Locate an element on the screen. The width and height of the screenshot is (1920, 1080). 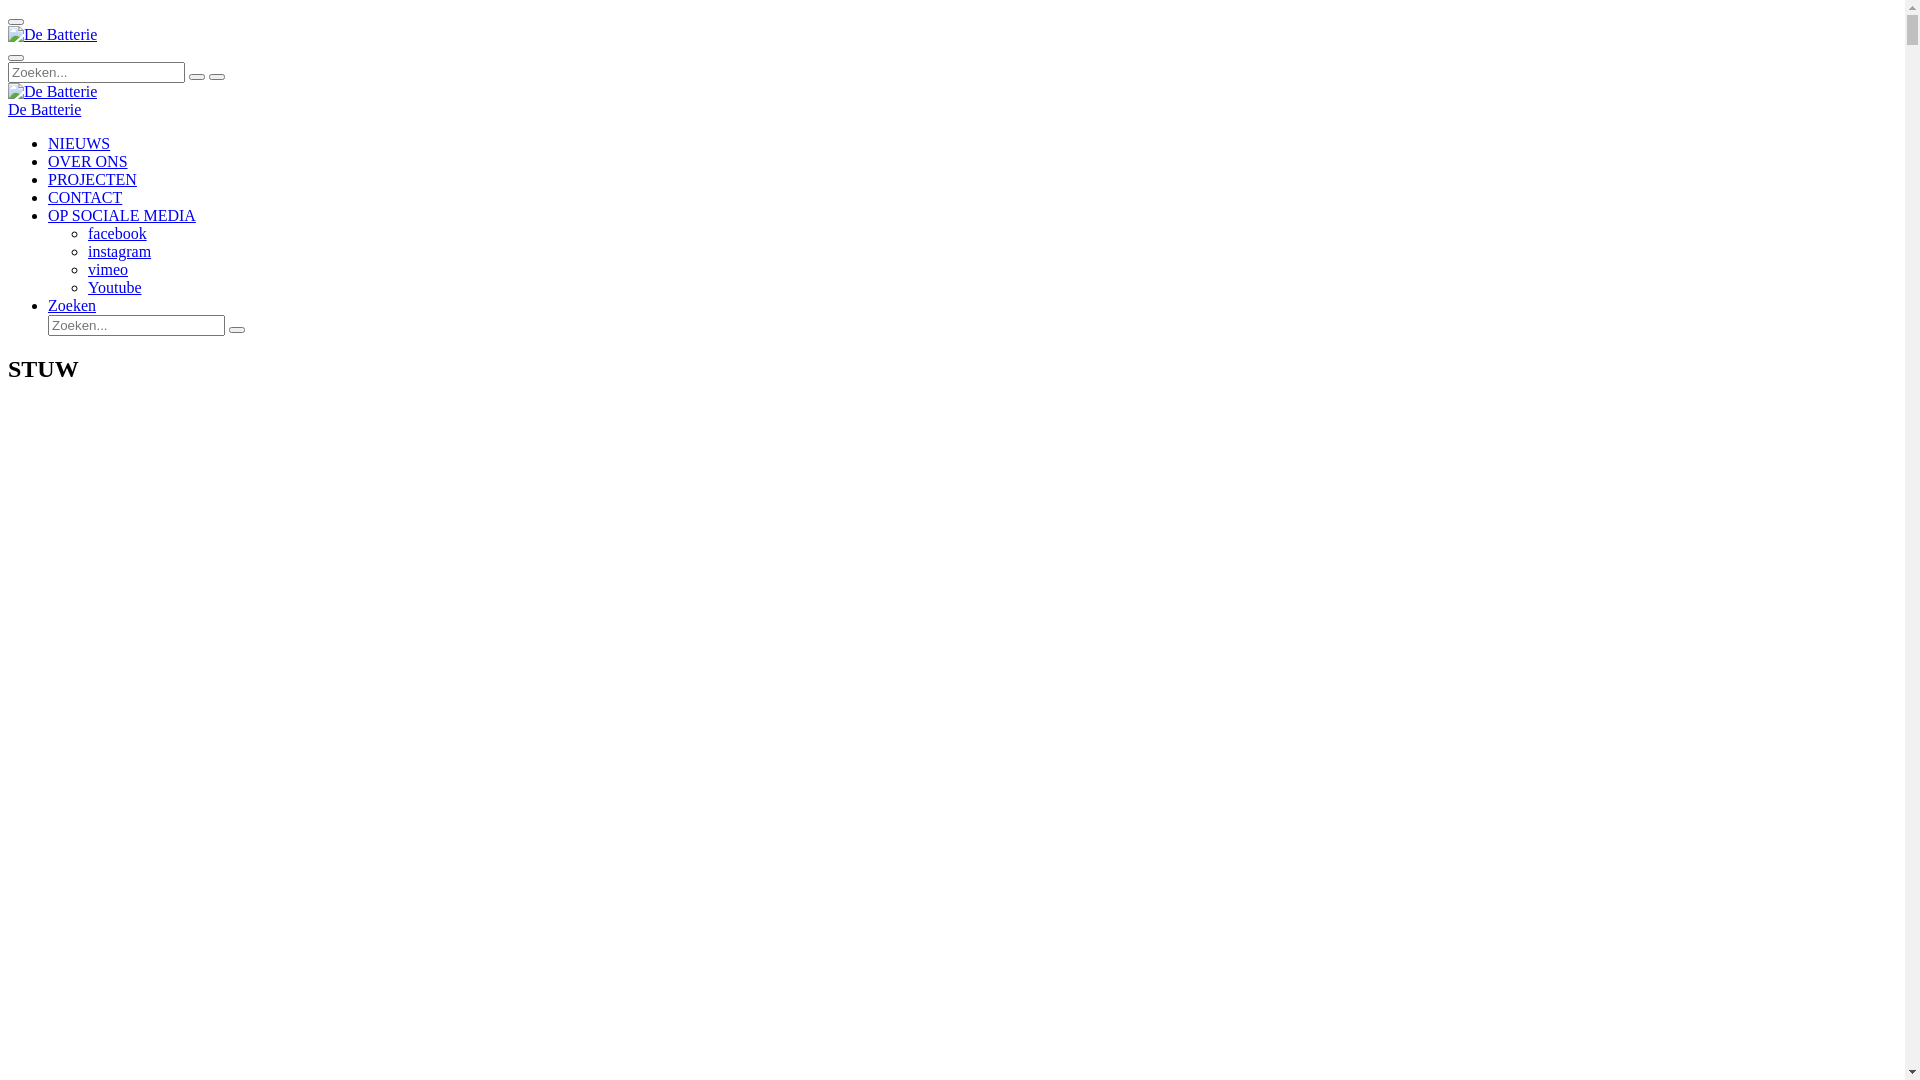
'vimeo' is located at coordinates (106, 268).